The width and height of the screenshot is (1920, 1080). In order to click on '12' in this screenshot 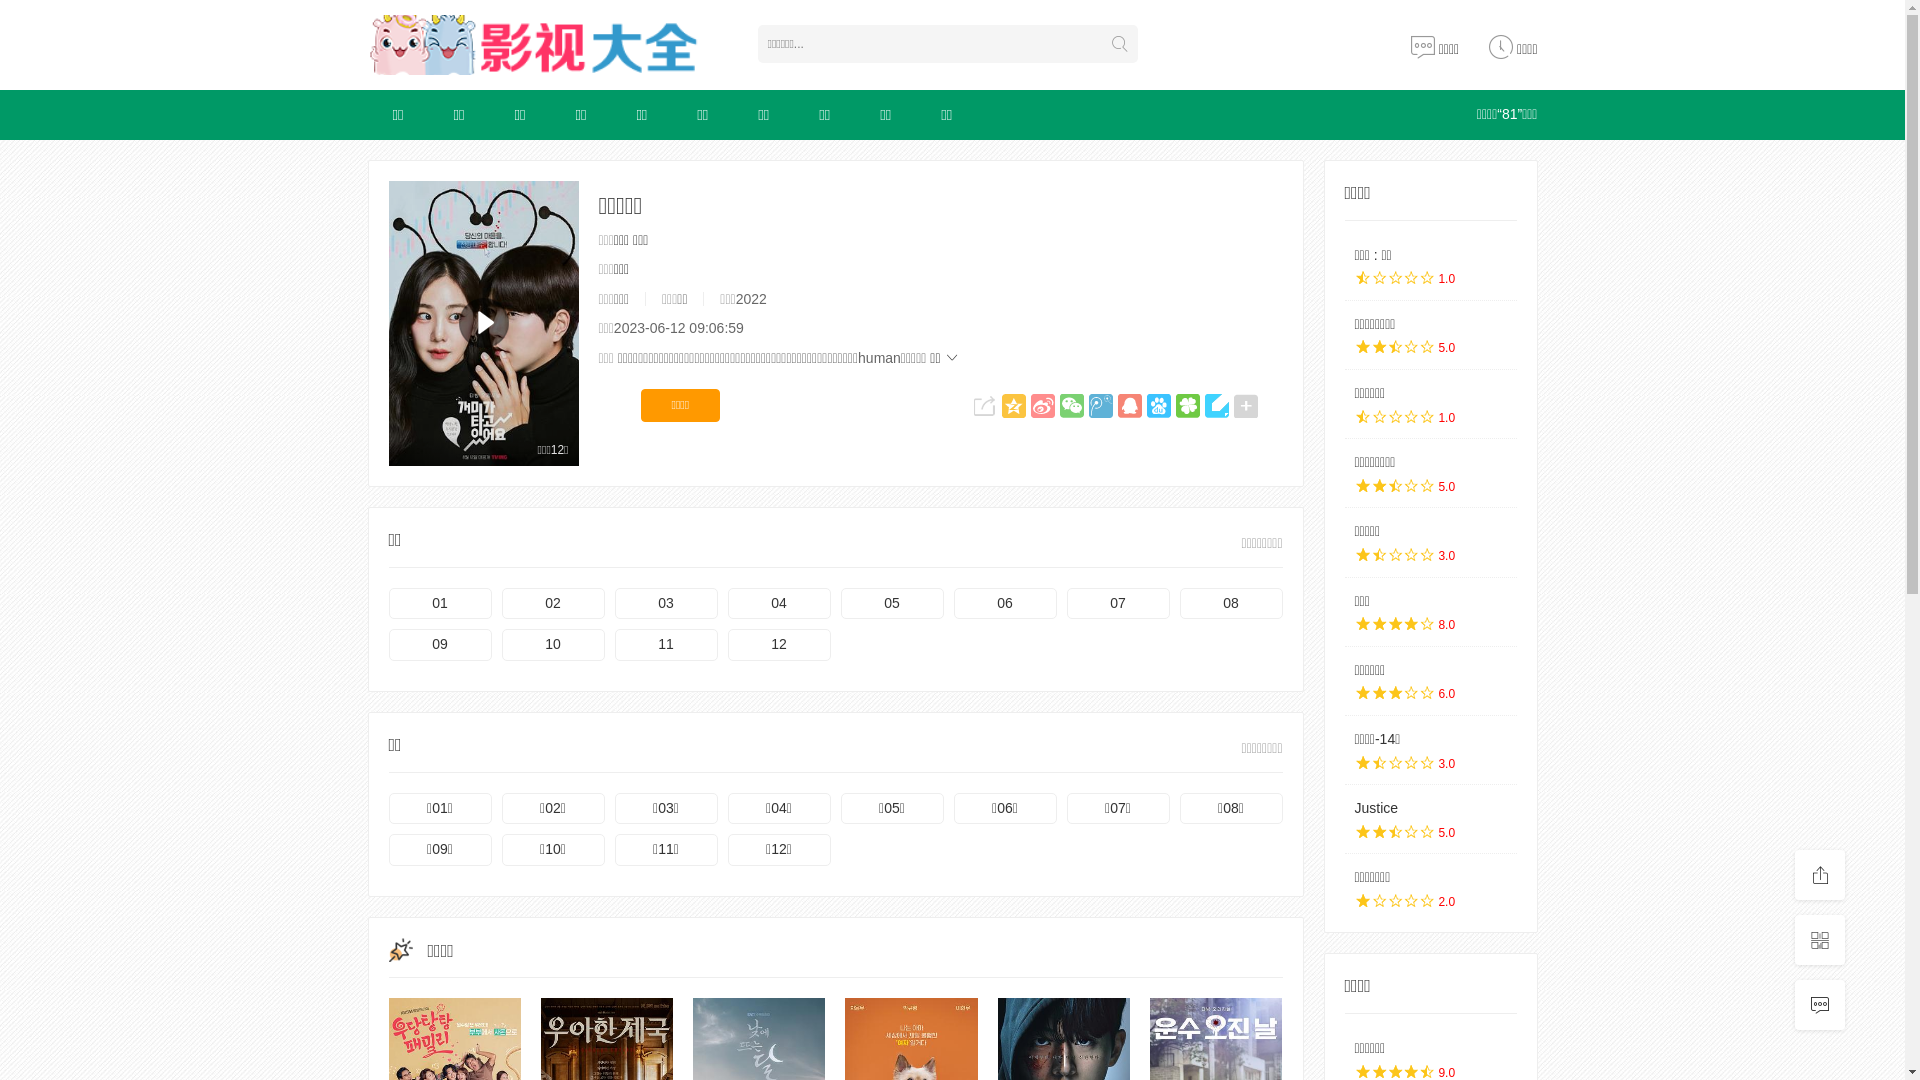, I will do `click(778, 644)`.